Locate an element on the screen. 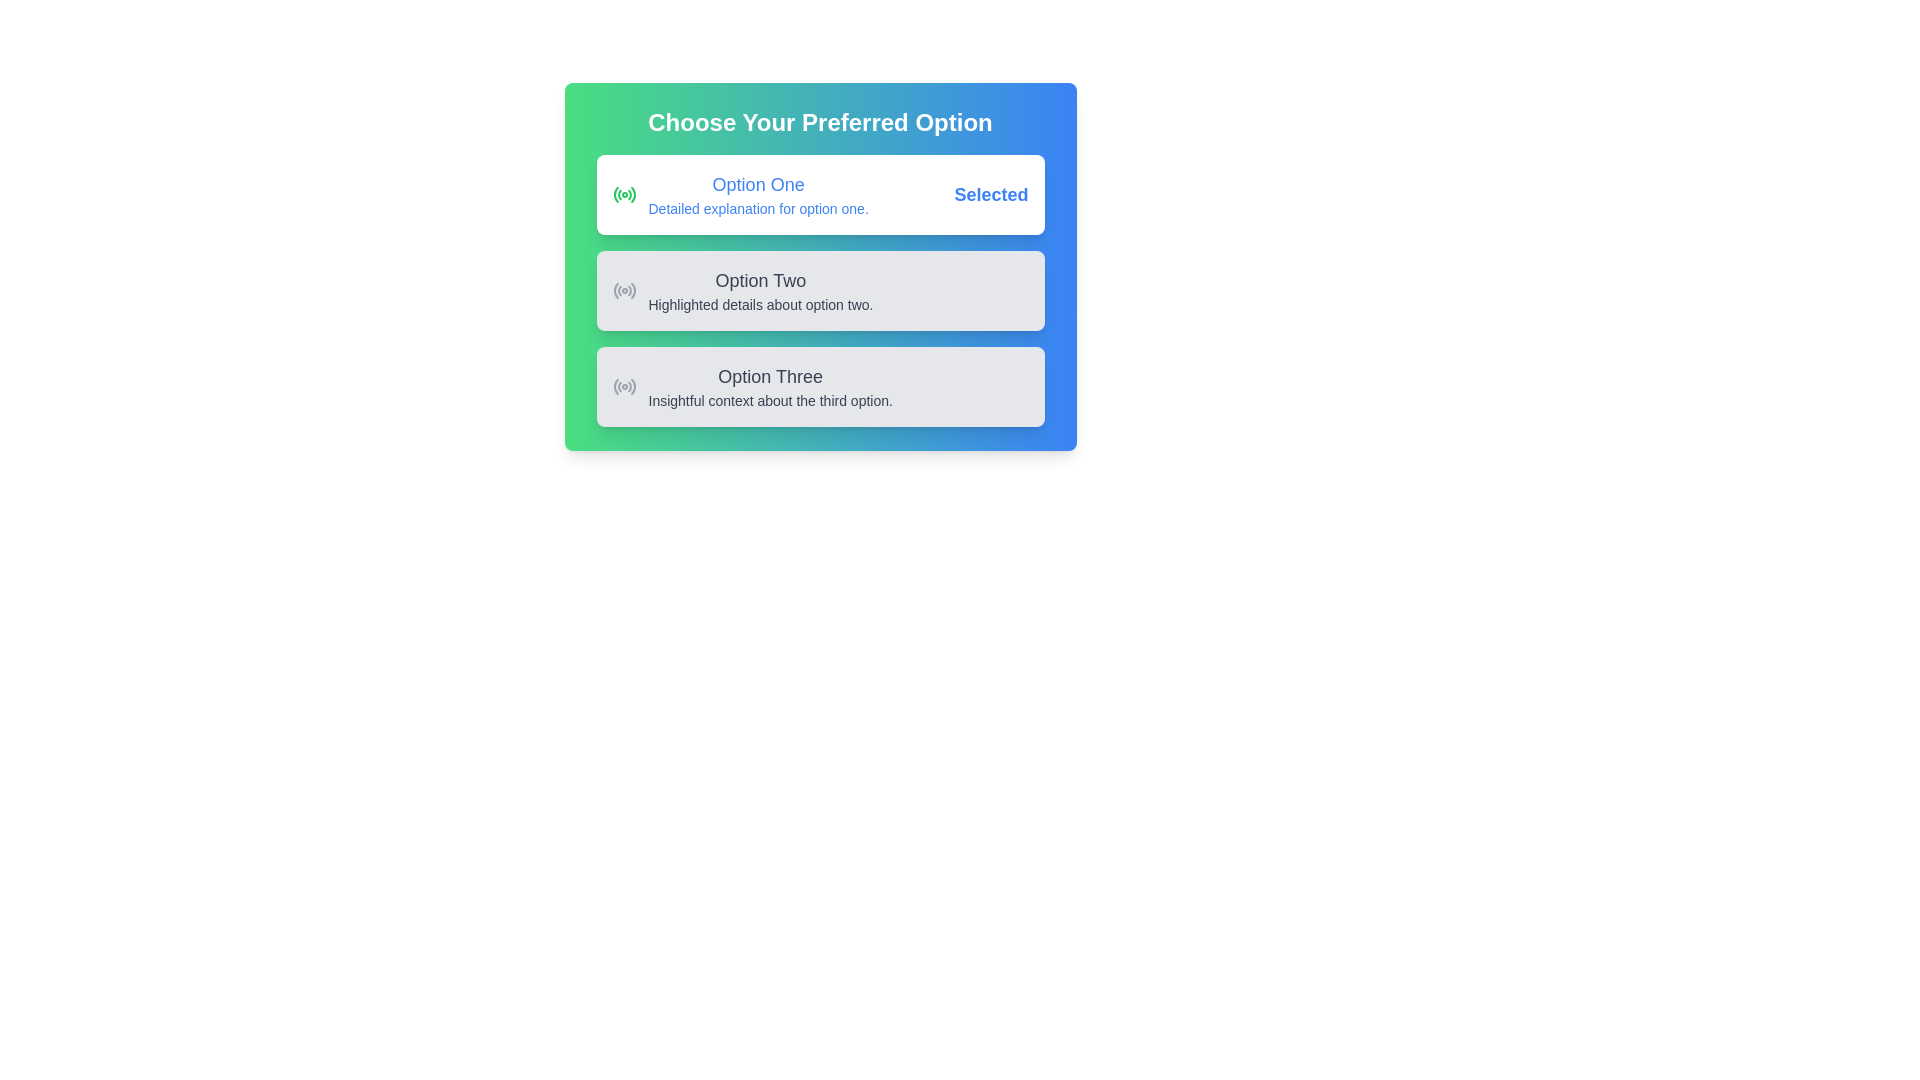 This screenshot has height=1080, width=1920. the text label providing supplementary details about the 'Option Two' option, located directly underneath the 'Option Two' title is located at coordinates (759, 304).